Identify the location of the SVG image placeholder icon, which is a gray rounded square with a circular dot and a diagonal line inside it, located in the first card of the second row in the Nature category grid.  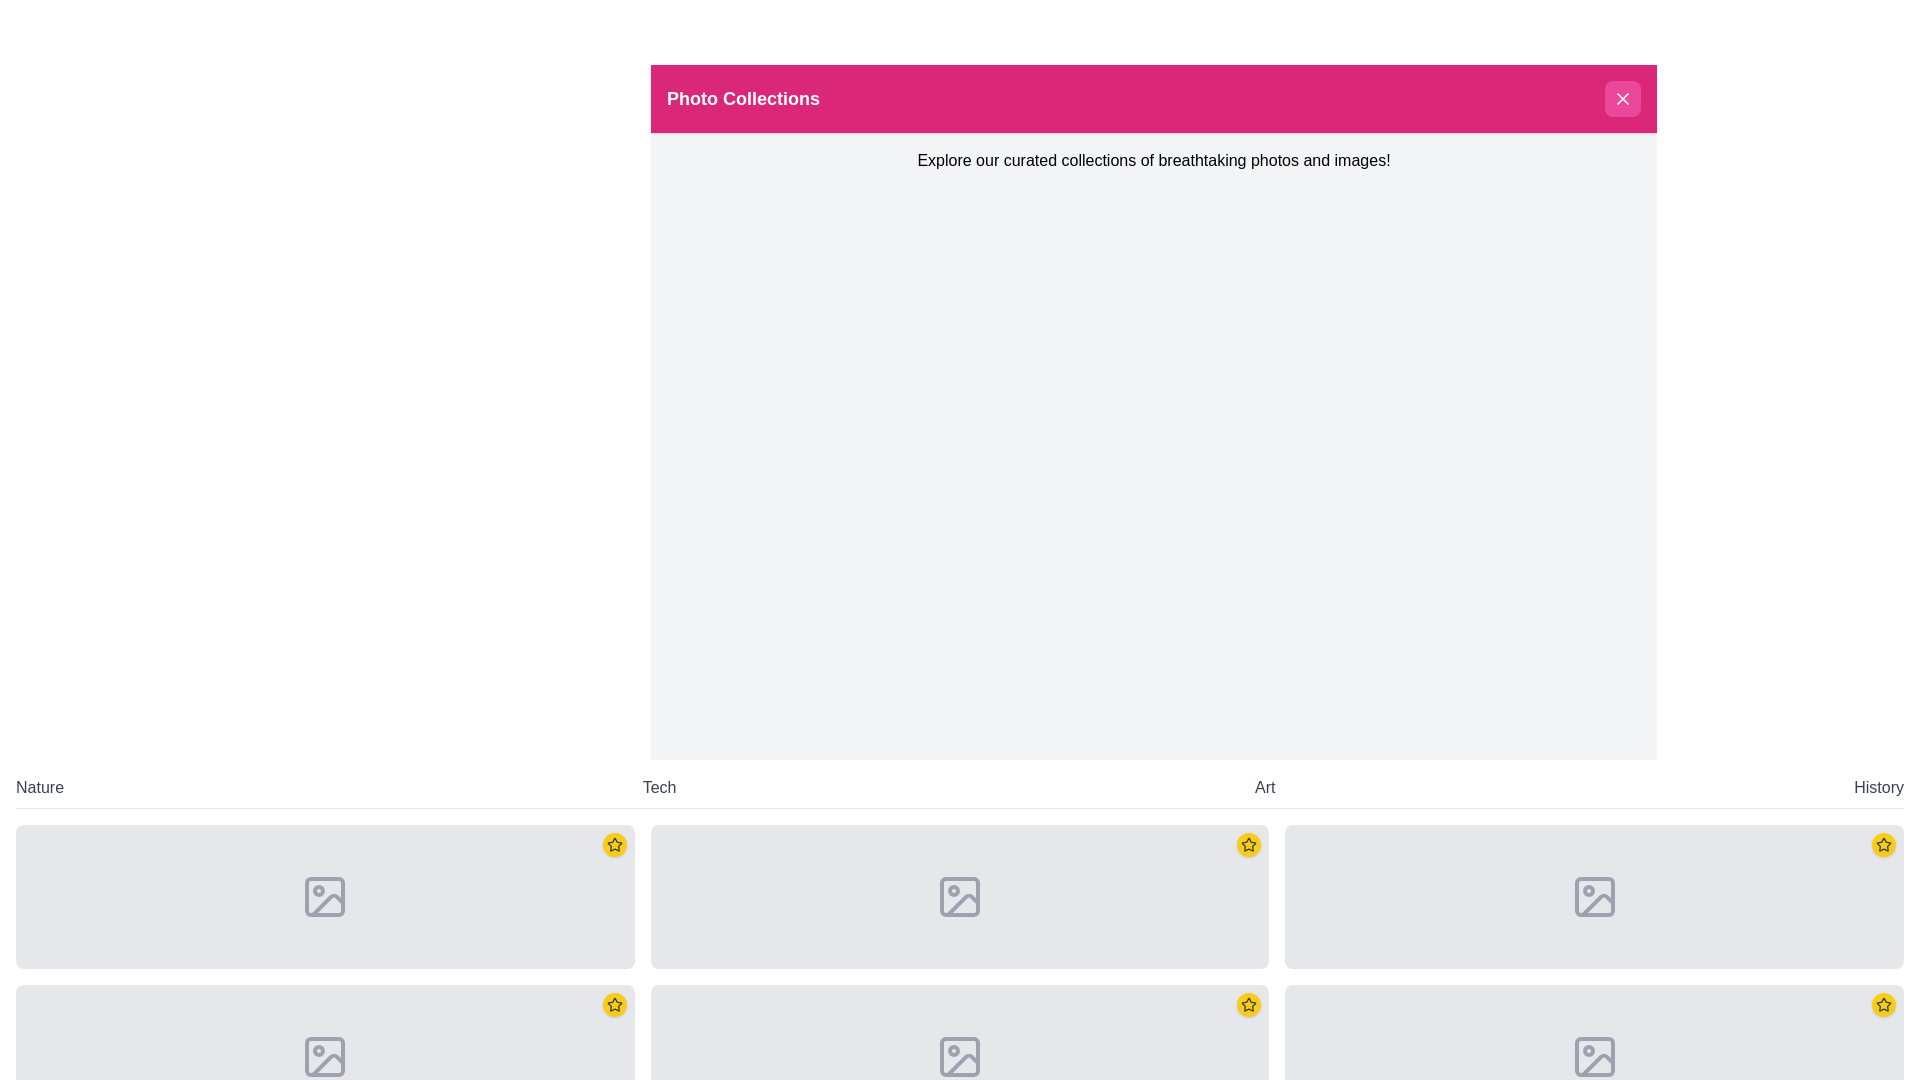
(325, 896).